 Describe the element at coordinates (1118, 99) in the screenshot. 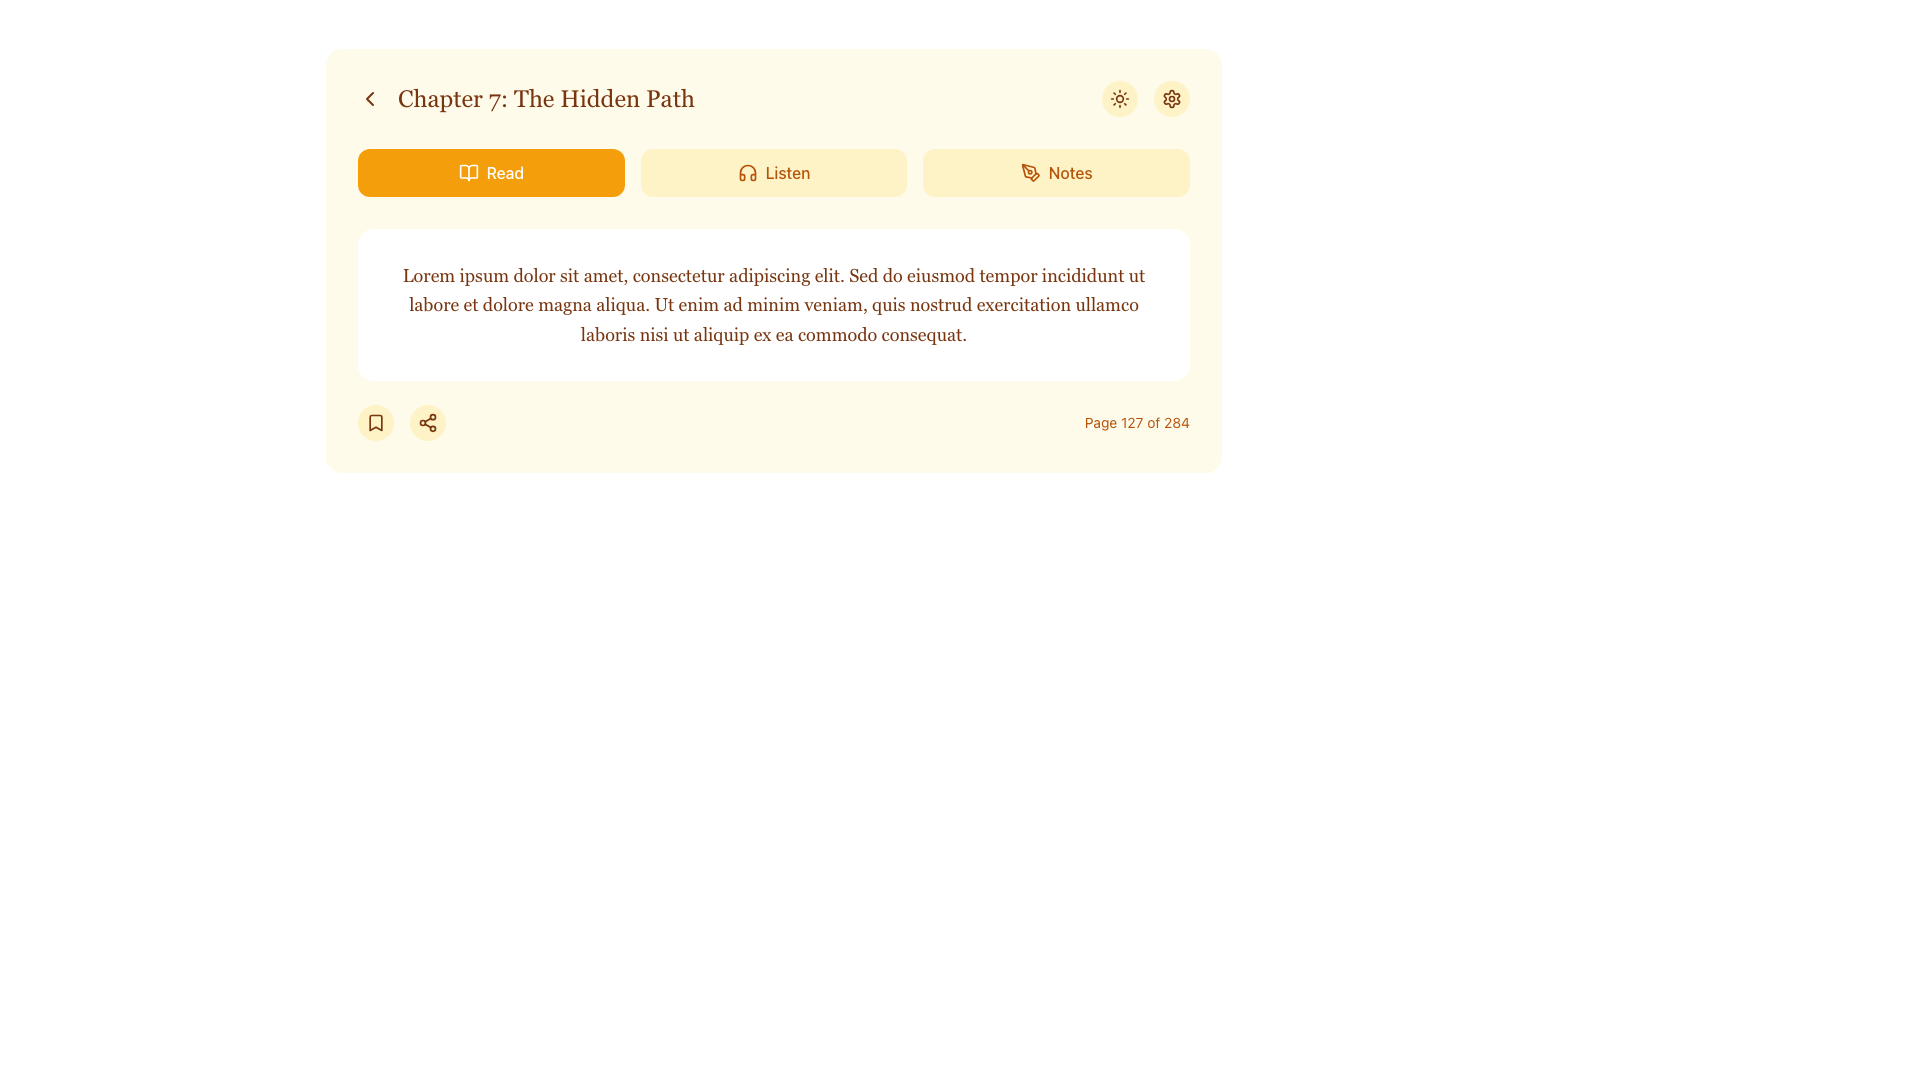

I see `the circular sun-shaped icon with rays, which is the second icon from the right in a horizontal group` at that location.